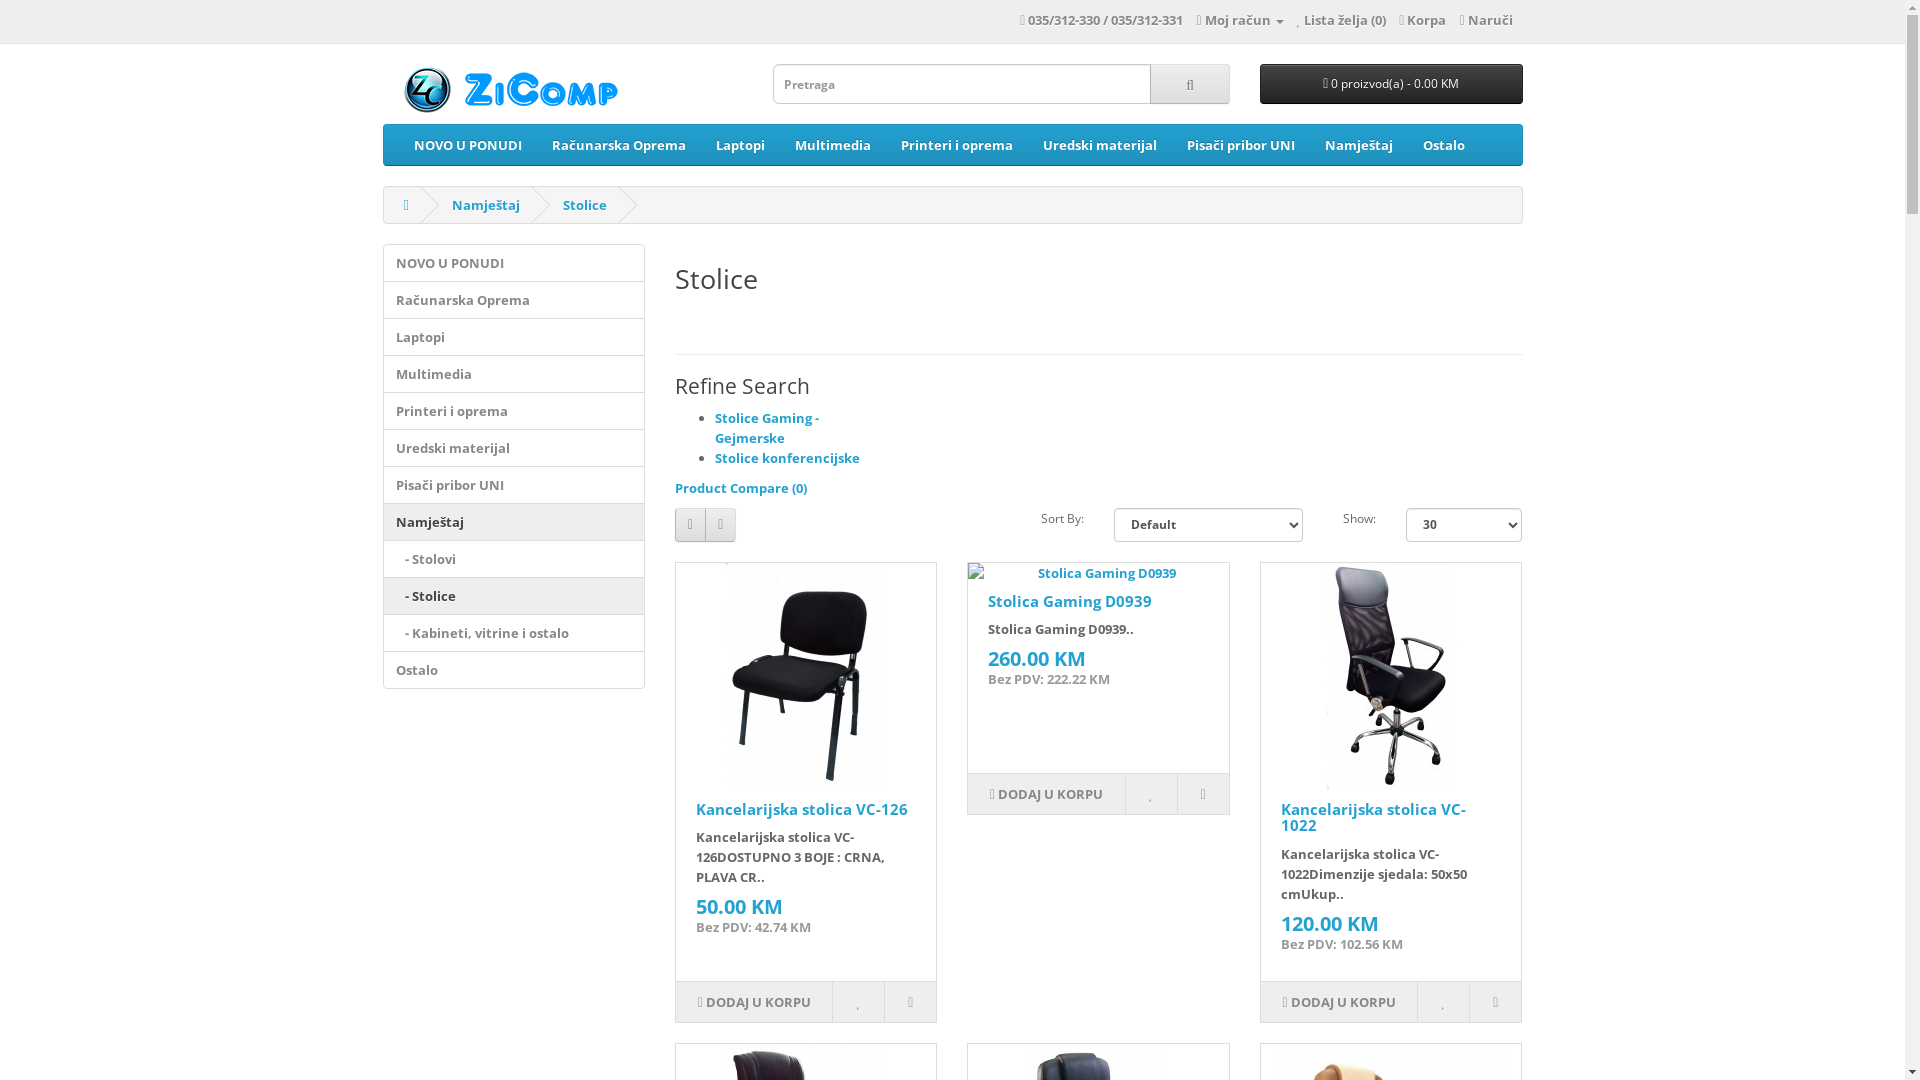  What do you see at coordinates (833, 144) in the screenshot?
I see `'Multimedia'` at bounding box center [833, 144].